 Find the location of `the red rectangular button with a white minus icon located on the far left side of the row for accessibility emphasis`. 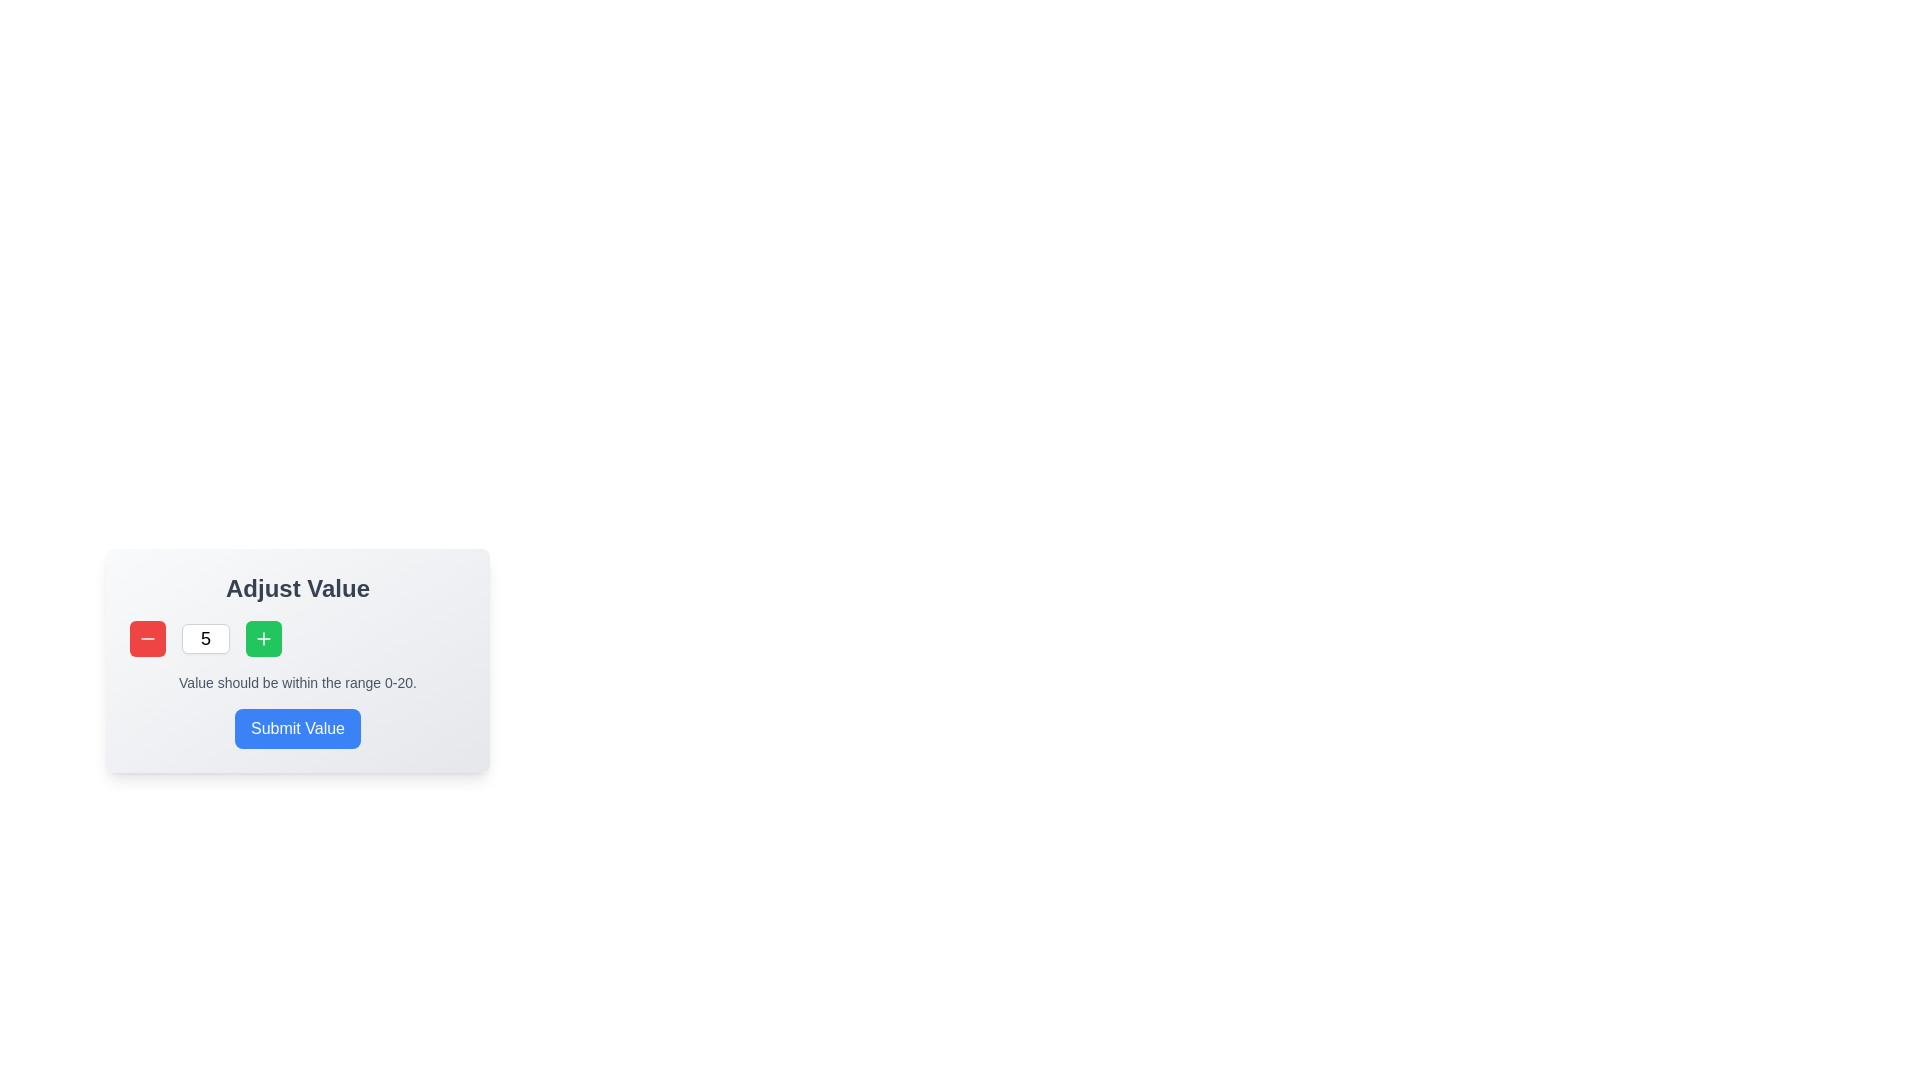

the red rectangular button with a white minus icon located on the far left side of the row for accessibility emphasis is located at coordinates (147, 639).